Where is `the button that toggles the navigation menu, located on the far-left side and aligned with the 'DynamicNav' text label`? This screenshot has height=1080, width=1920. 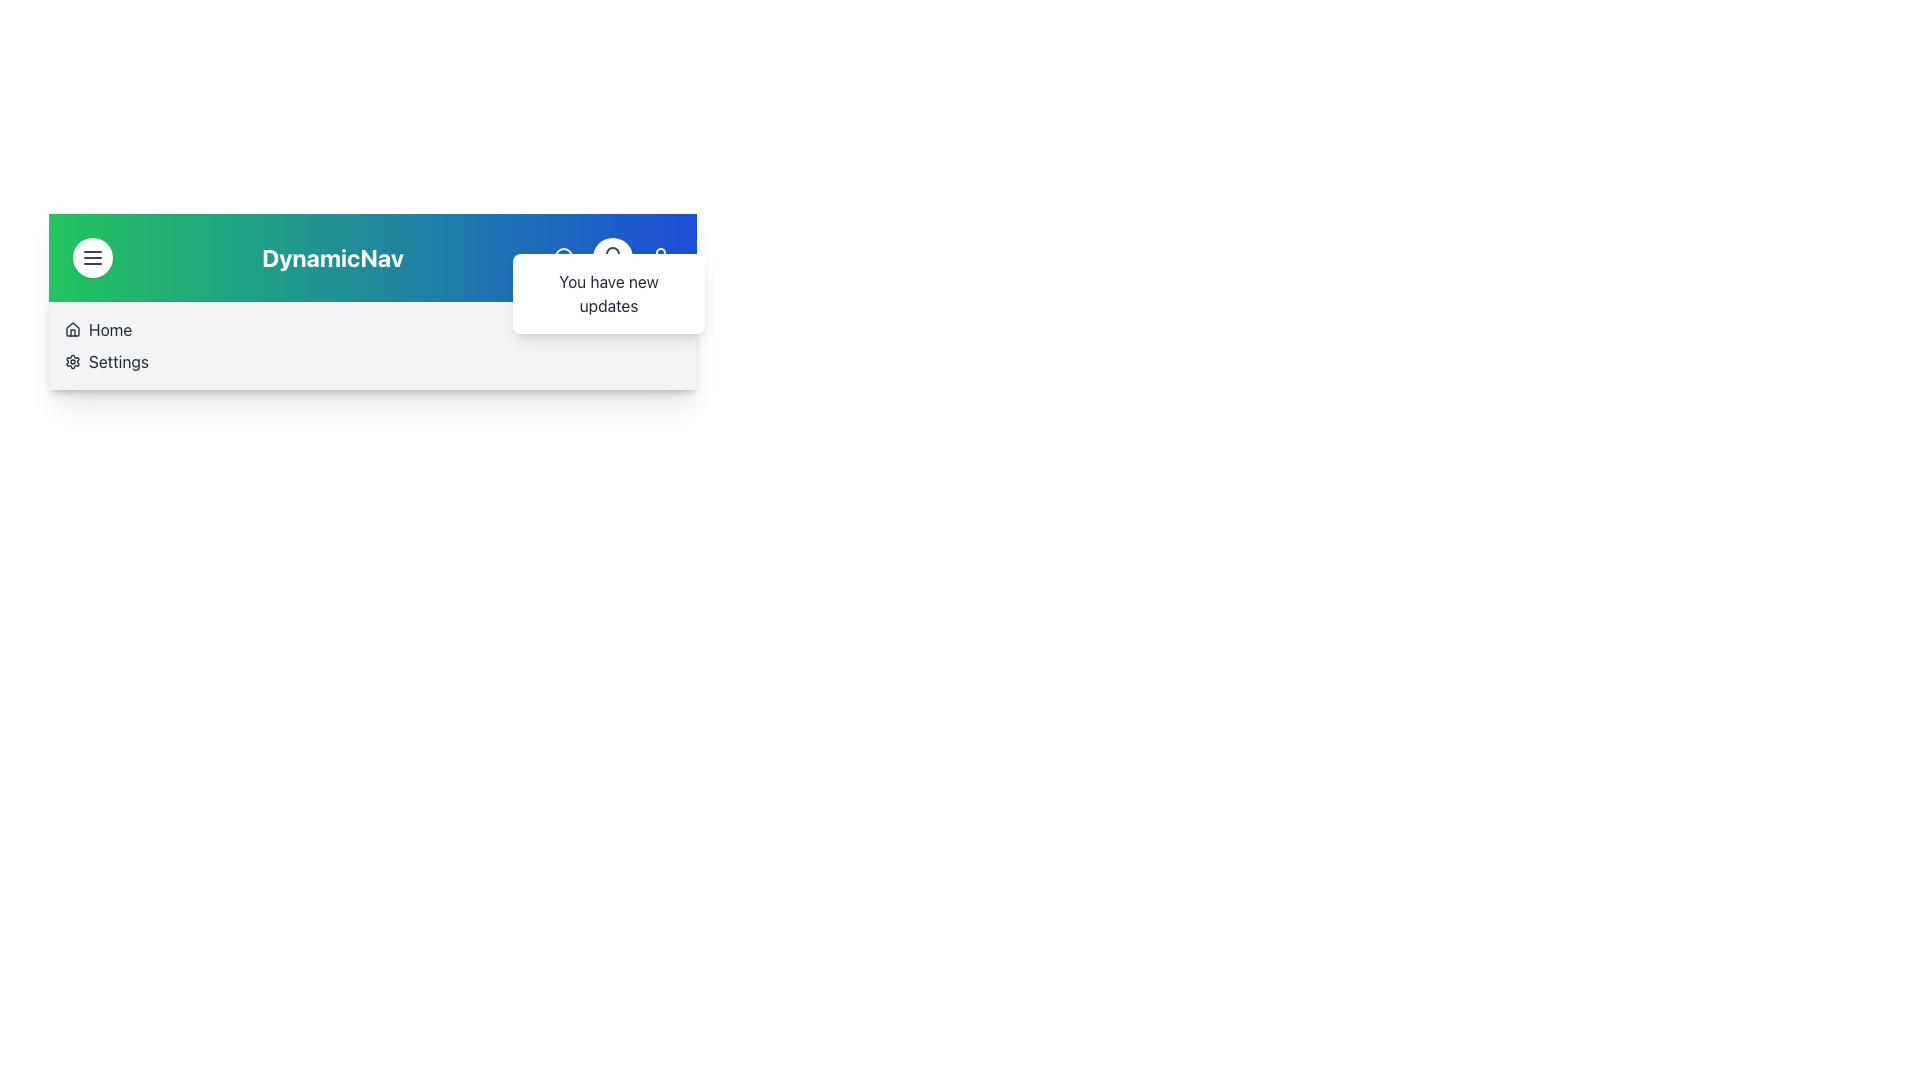 the button that toggles the navigation menu, located on the far-left side and aligned with the 'DynamicNav' text label is located at coordinates (91, 257).